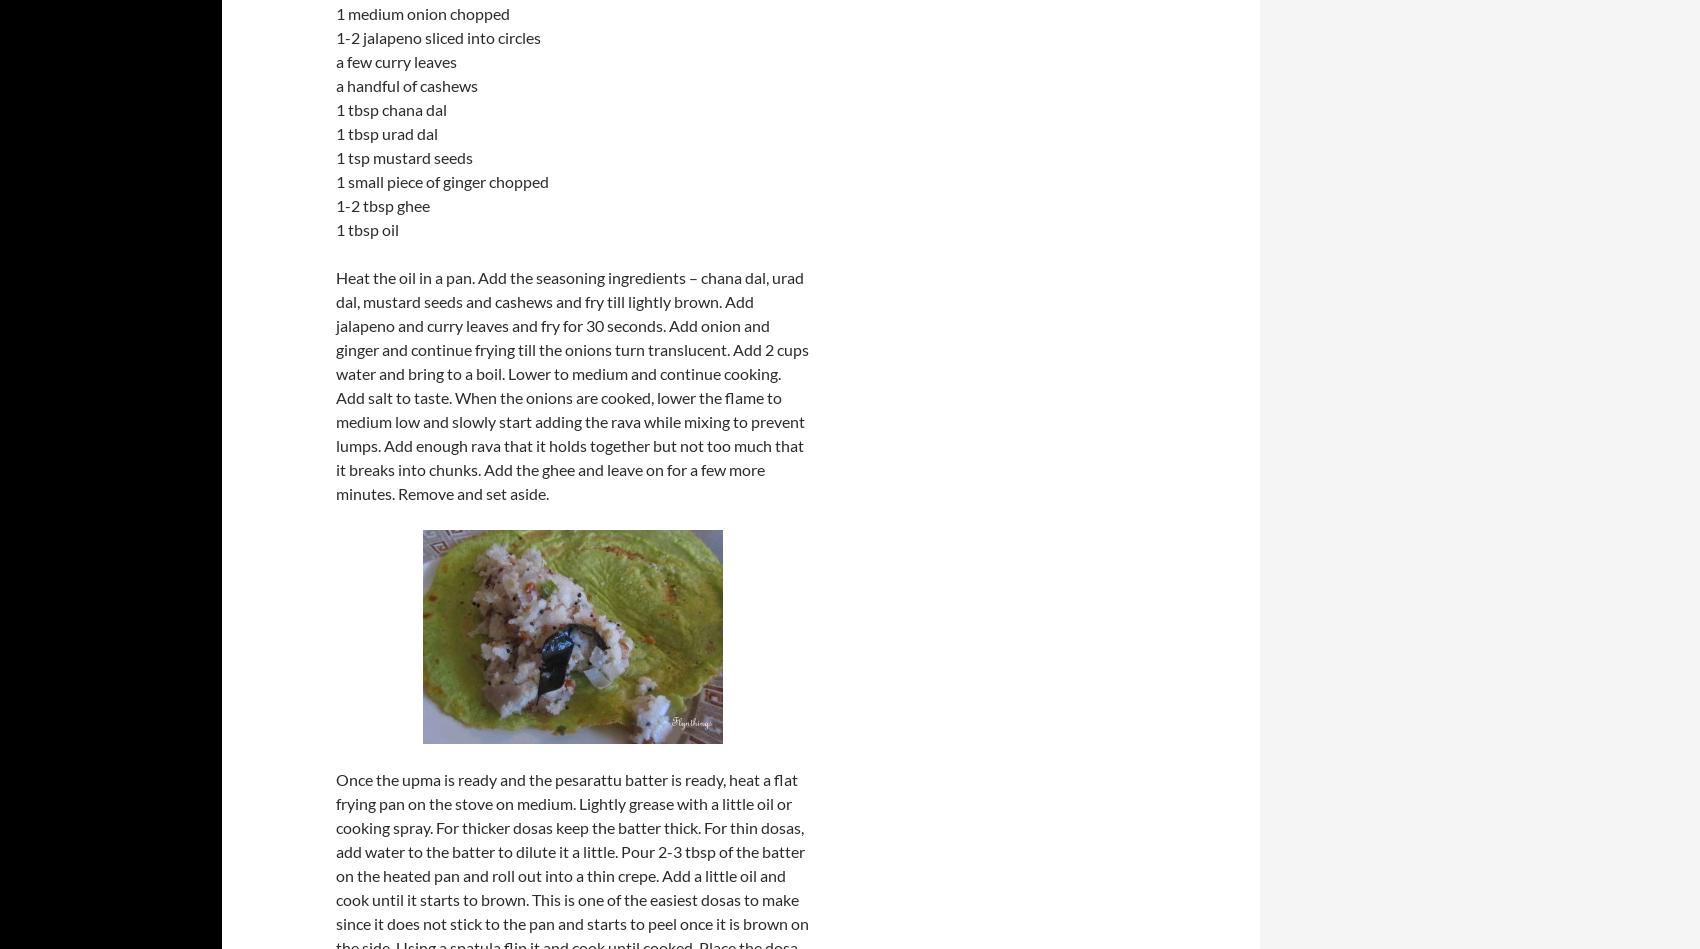  Describe the element at coordinates (385, 133) in the screenshot. I see `'1 tbsp urad dal'` at that location.